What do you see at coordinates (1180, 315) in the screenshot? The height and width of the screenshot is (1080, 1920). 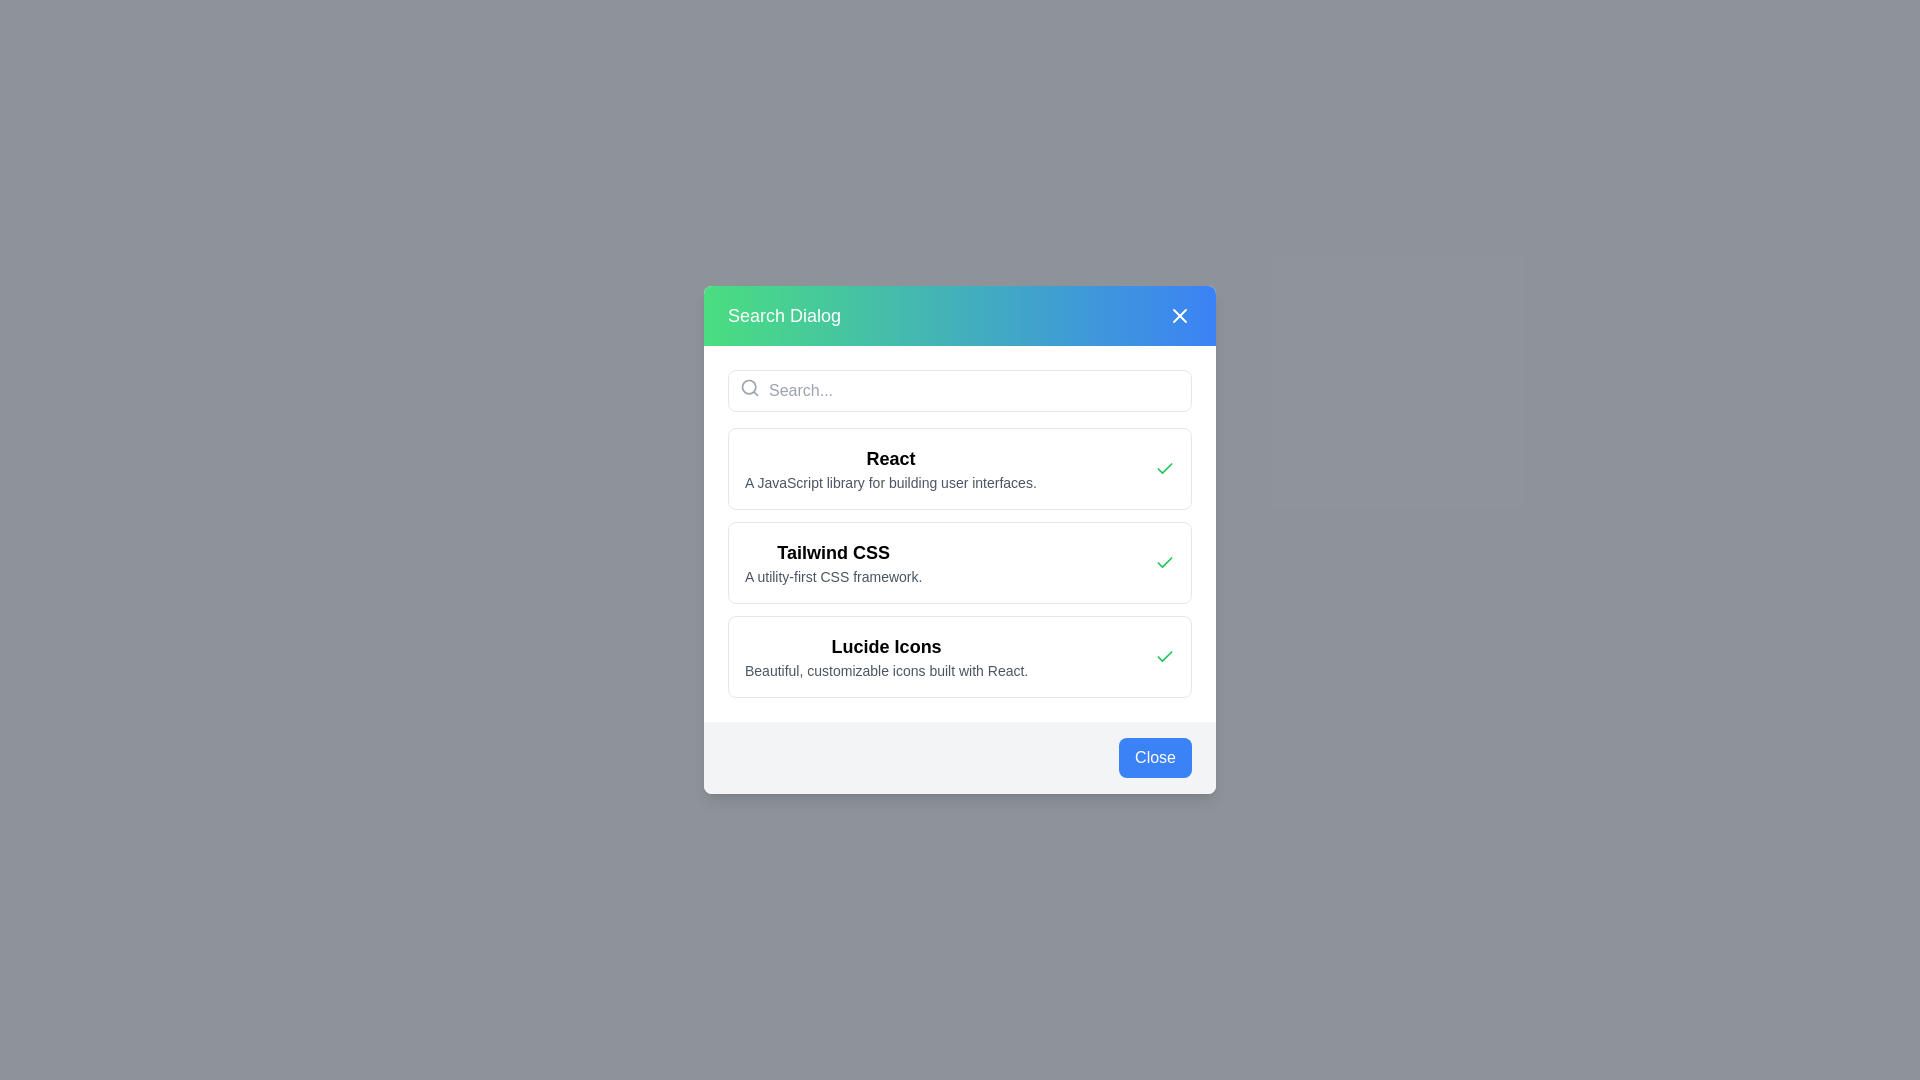 I see `the close button located in the top-right corner of the dialog window` at bounding box center [1180, 315].